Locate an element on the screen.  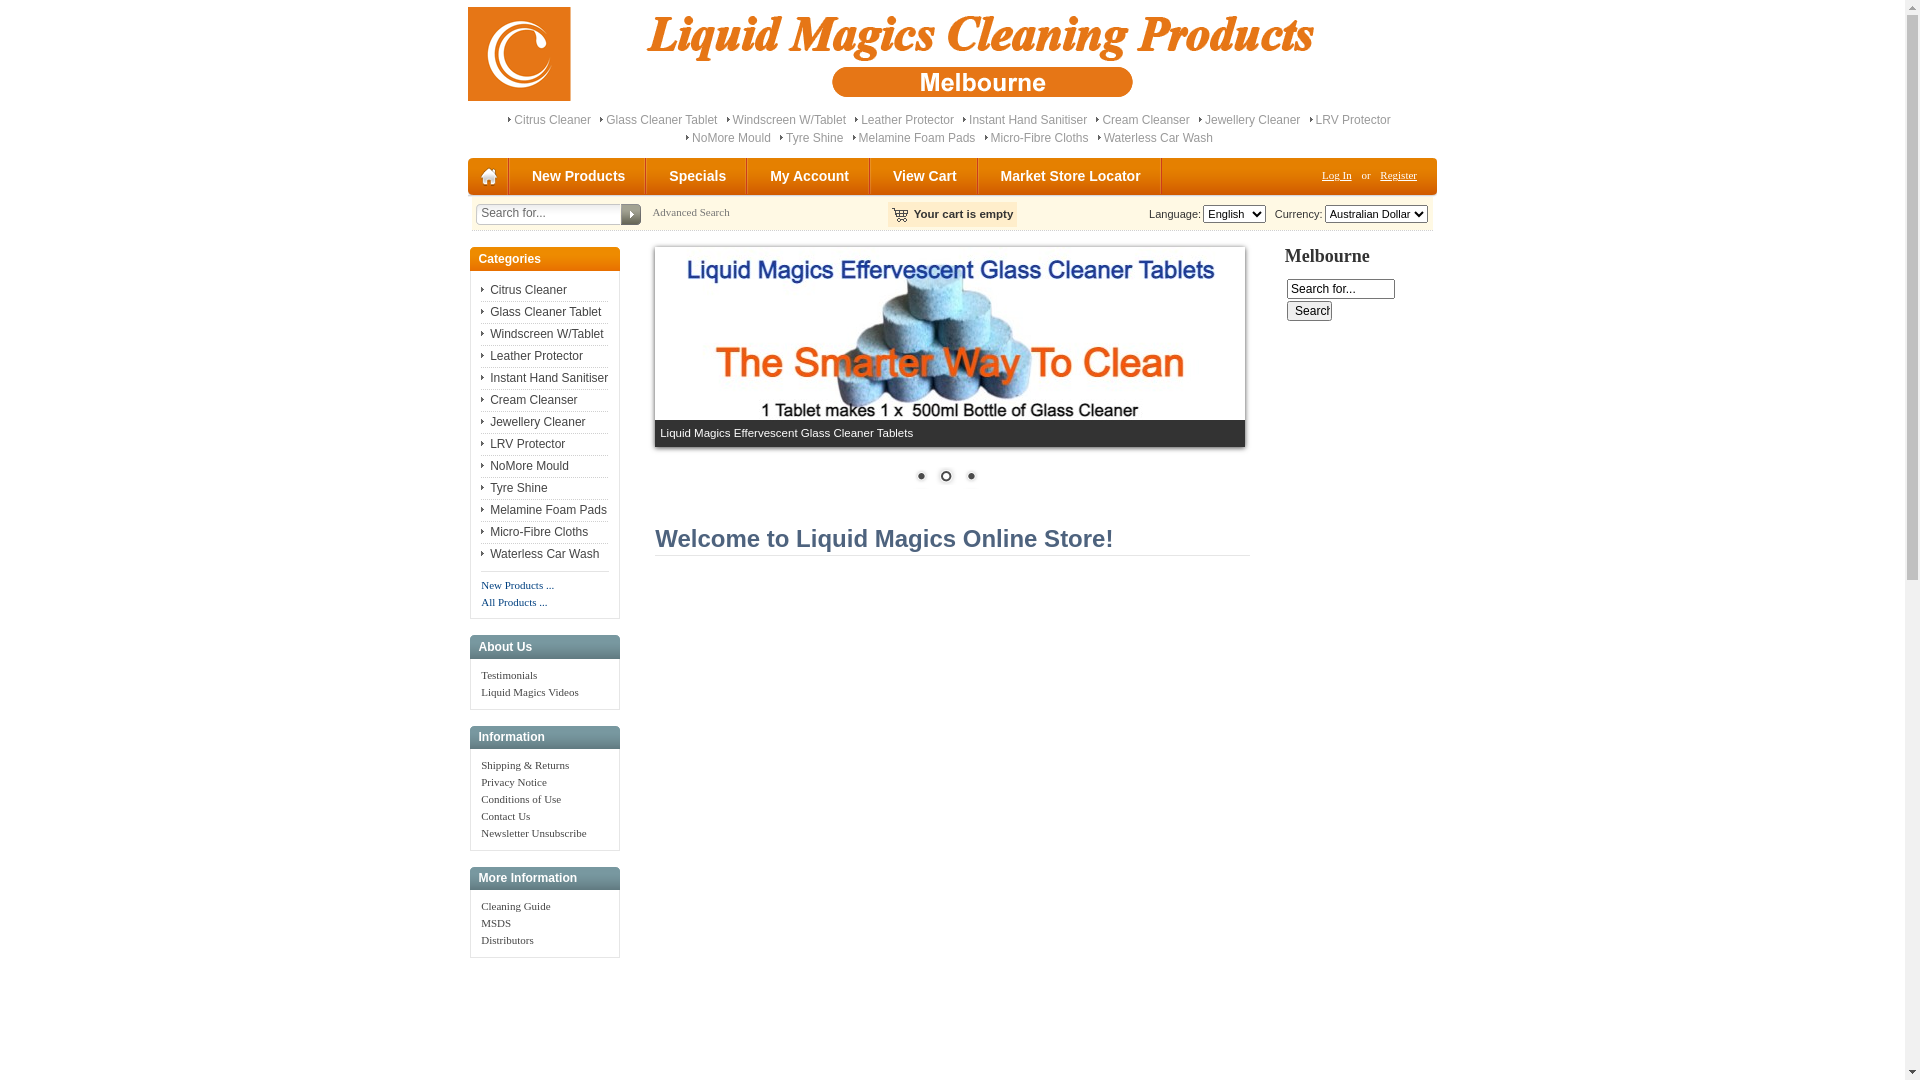
'View Cart' is located at coordinates (925, 175).